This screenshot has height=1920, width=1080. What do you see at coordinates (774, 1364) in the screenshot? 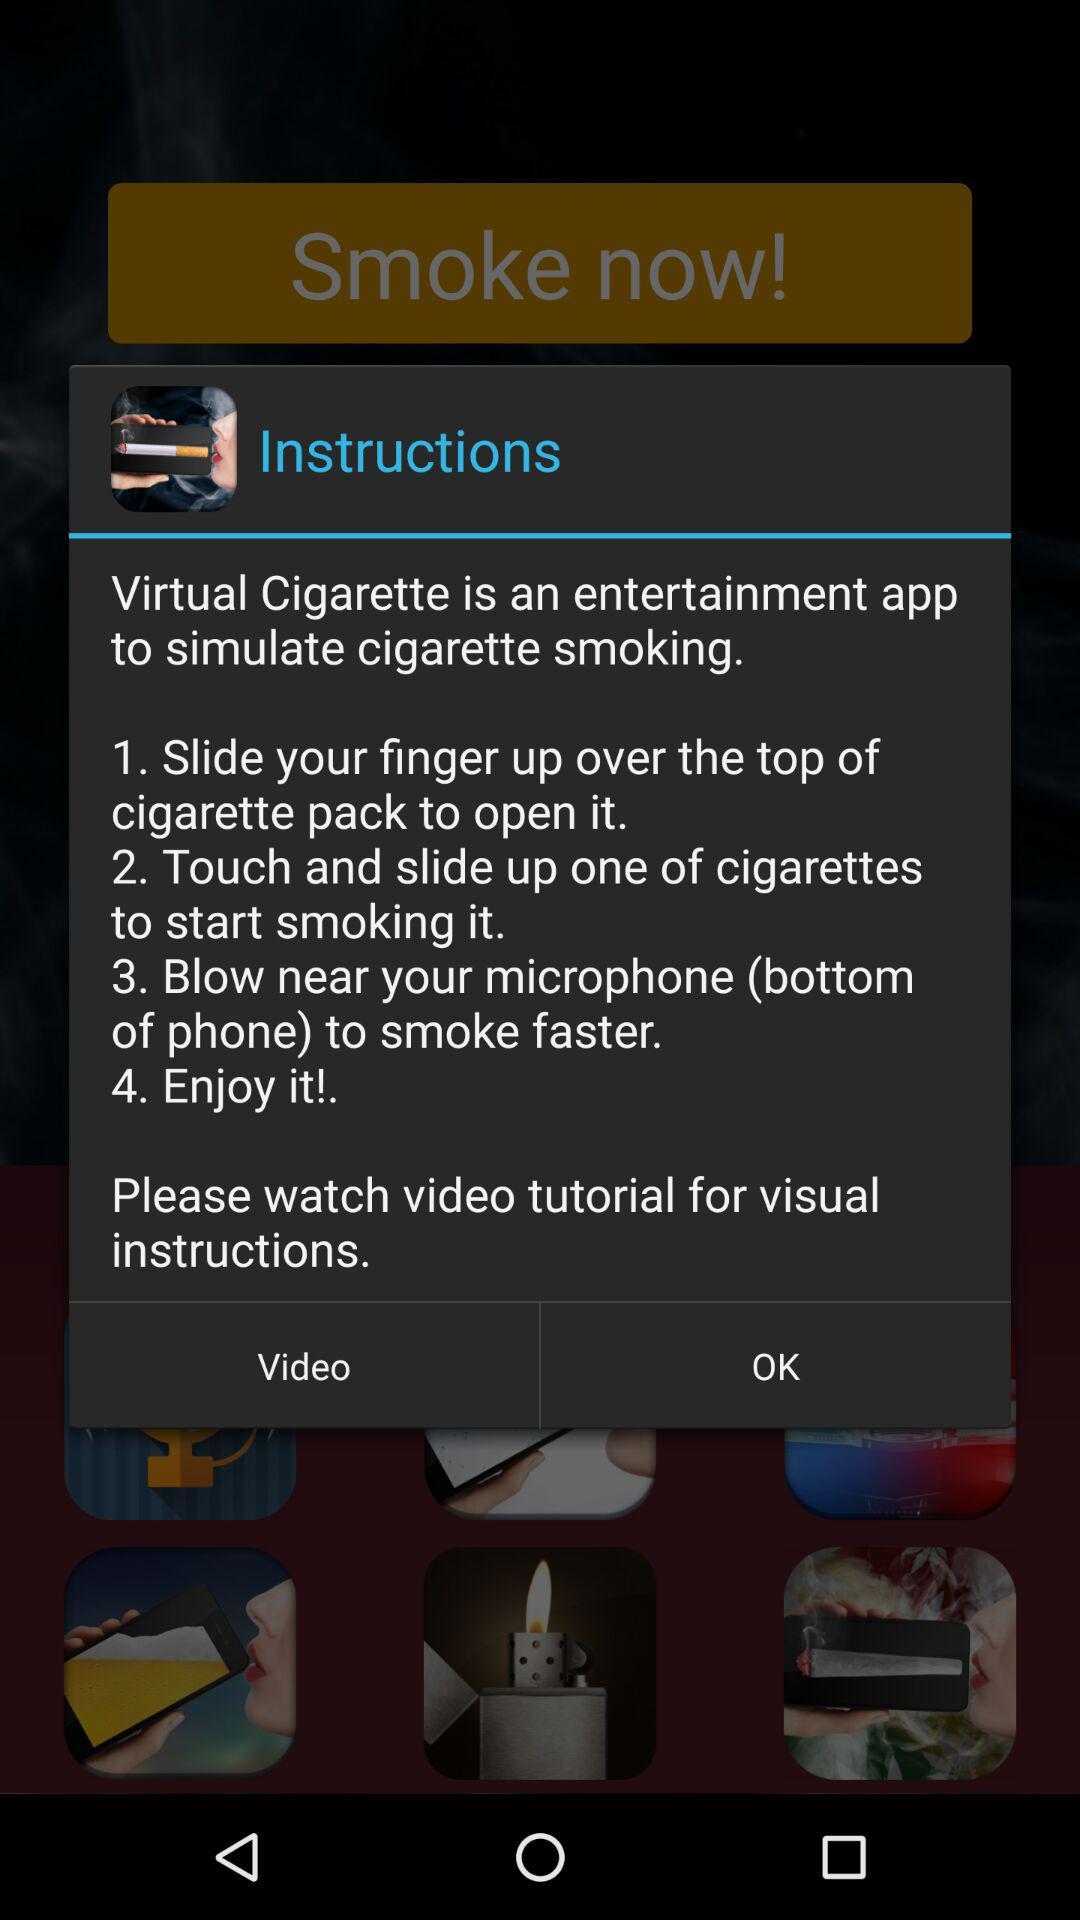
I see `the icon to the right of the video button` at bounding box center [774, 1364].